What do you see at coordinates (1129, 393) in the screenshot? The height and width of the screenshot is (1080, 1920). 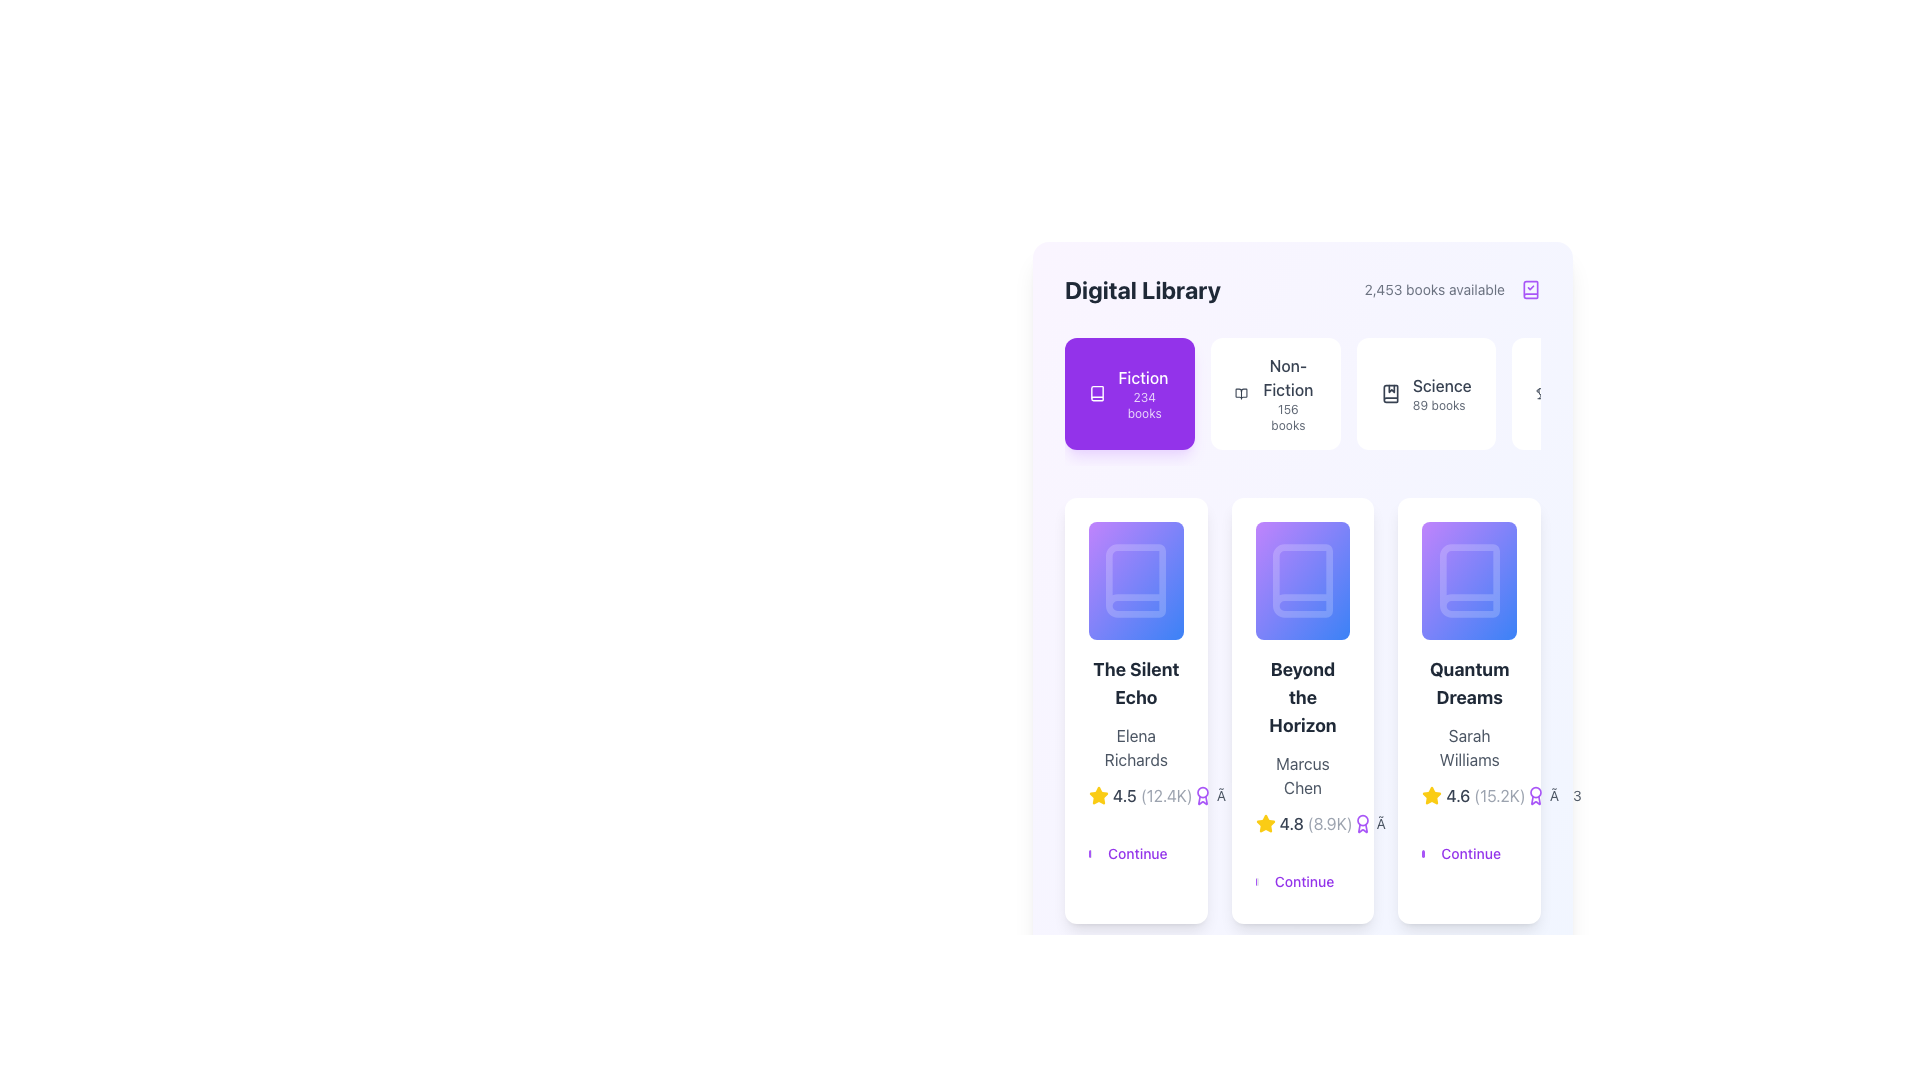 I see `the 'Fiction' category selector button located under the 'Digital Library' heading` at bounding box center [1129, 393].